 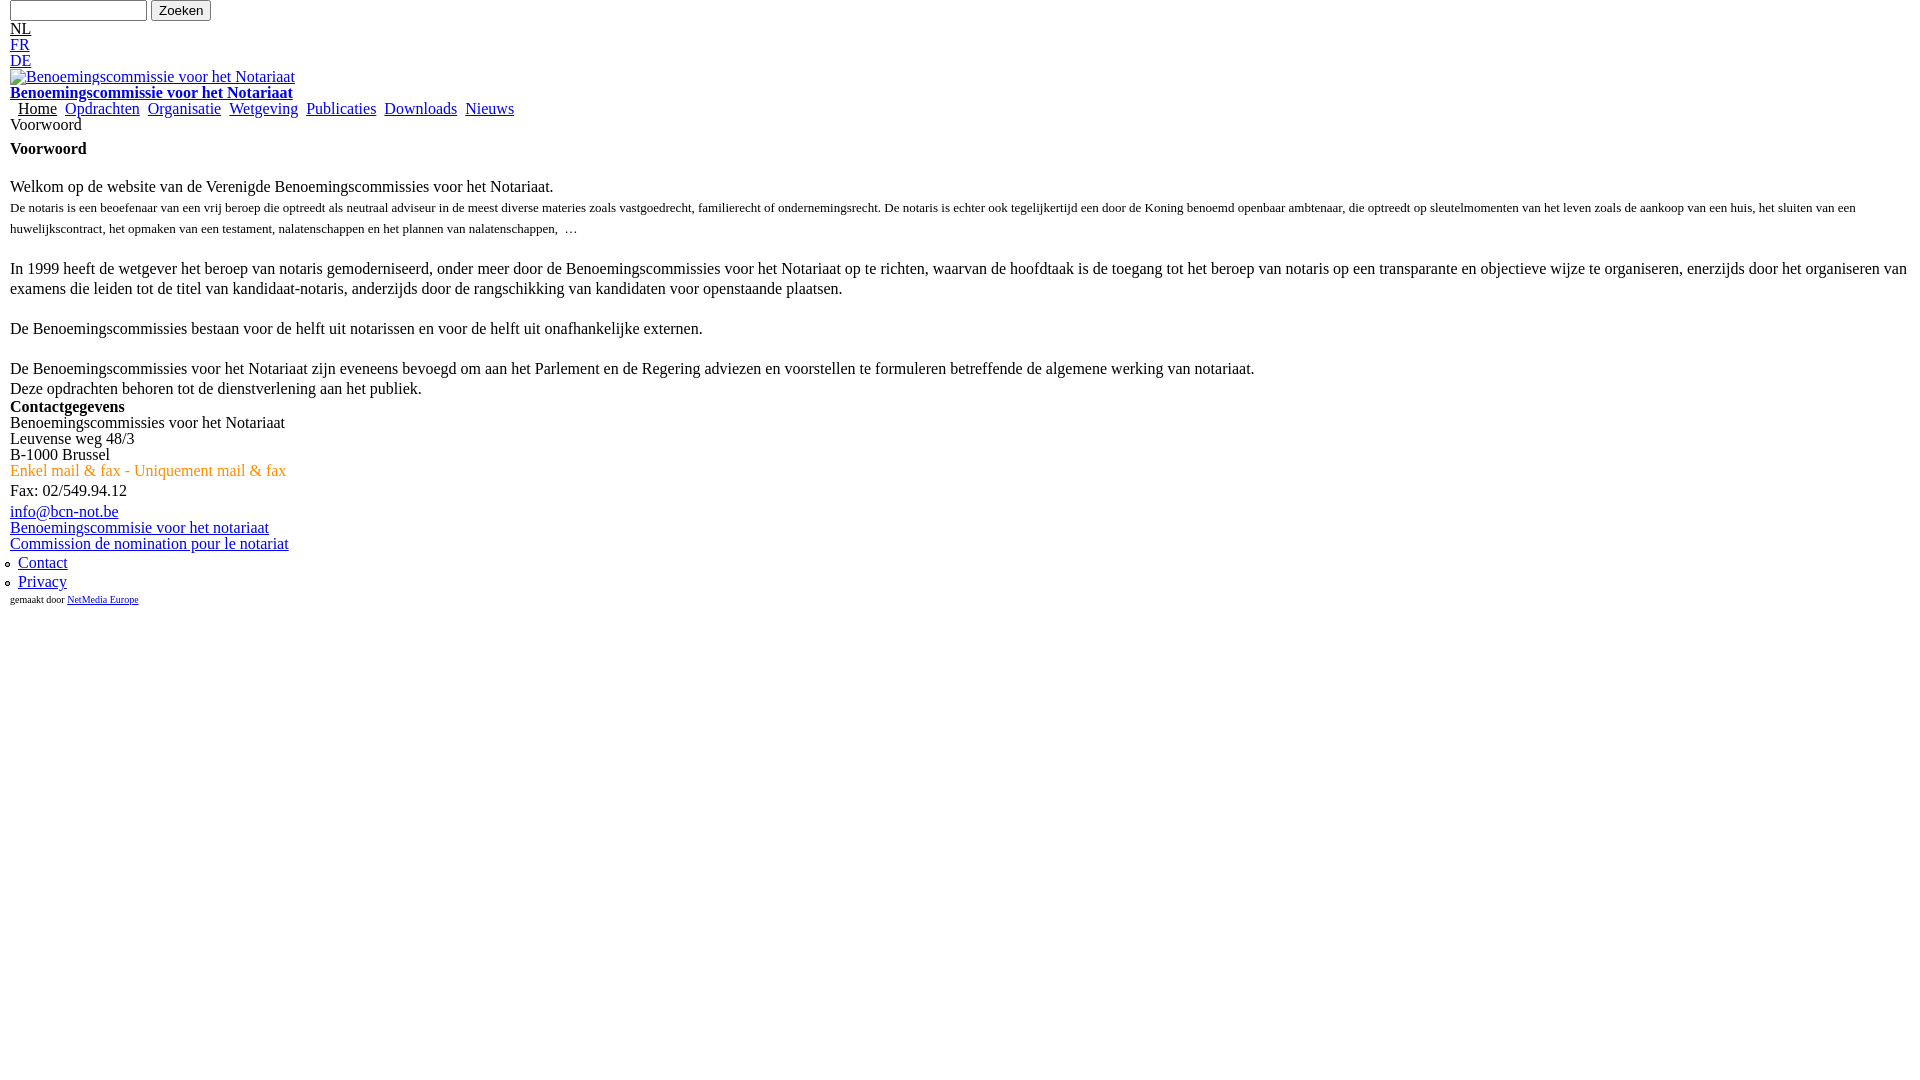 What do you see at coordinates (262, 108) in the screenshot?
I see `'Wetgeving'` at bounding box center [262, 108].